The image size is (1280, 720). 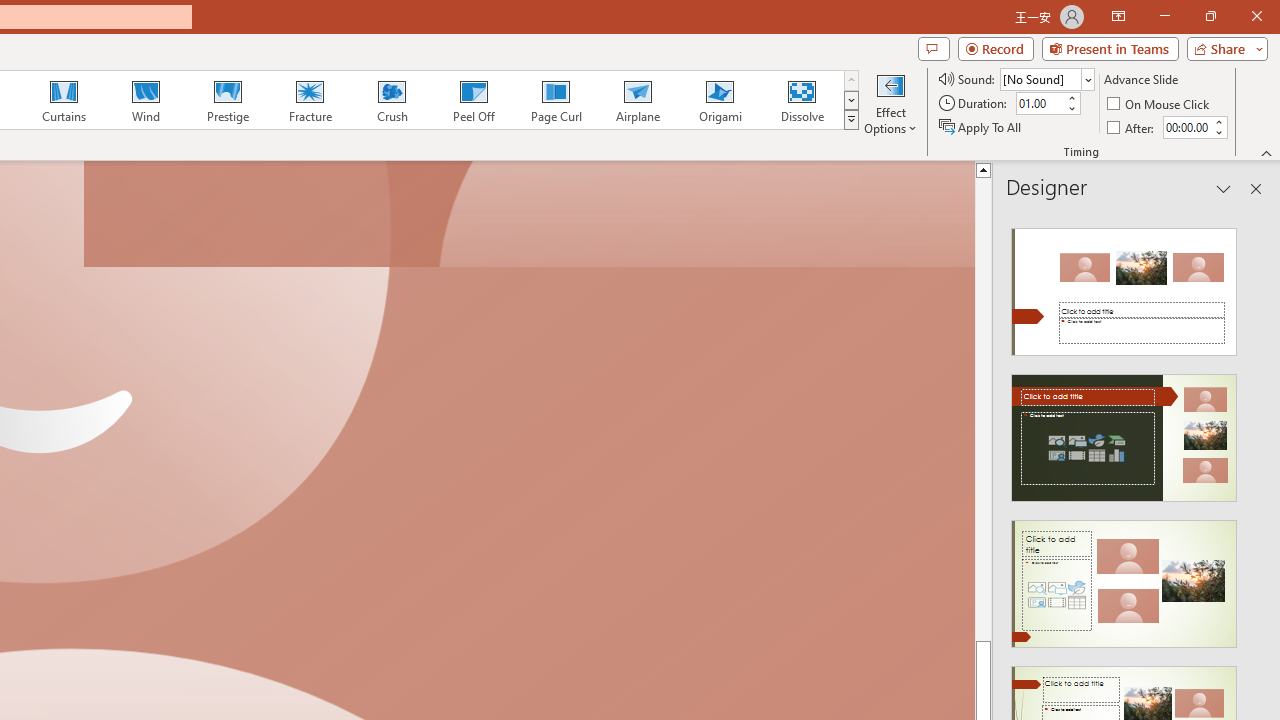 What do you see at coordinates (851, 79) in the screenshot?
I see `'Row up'` at bounding box center [851, 79].